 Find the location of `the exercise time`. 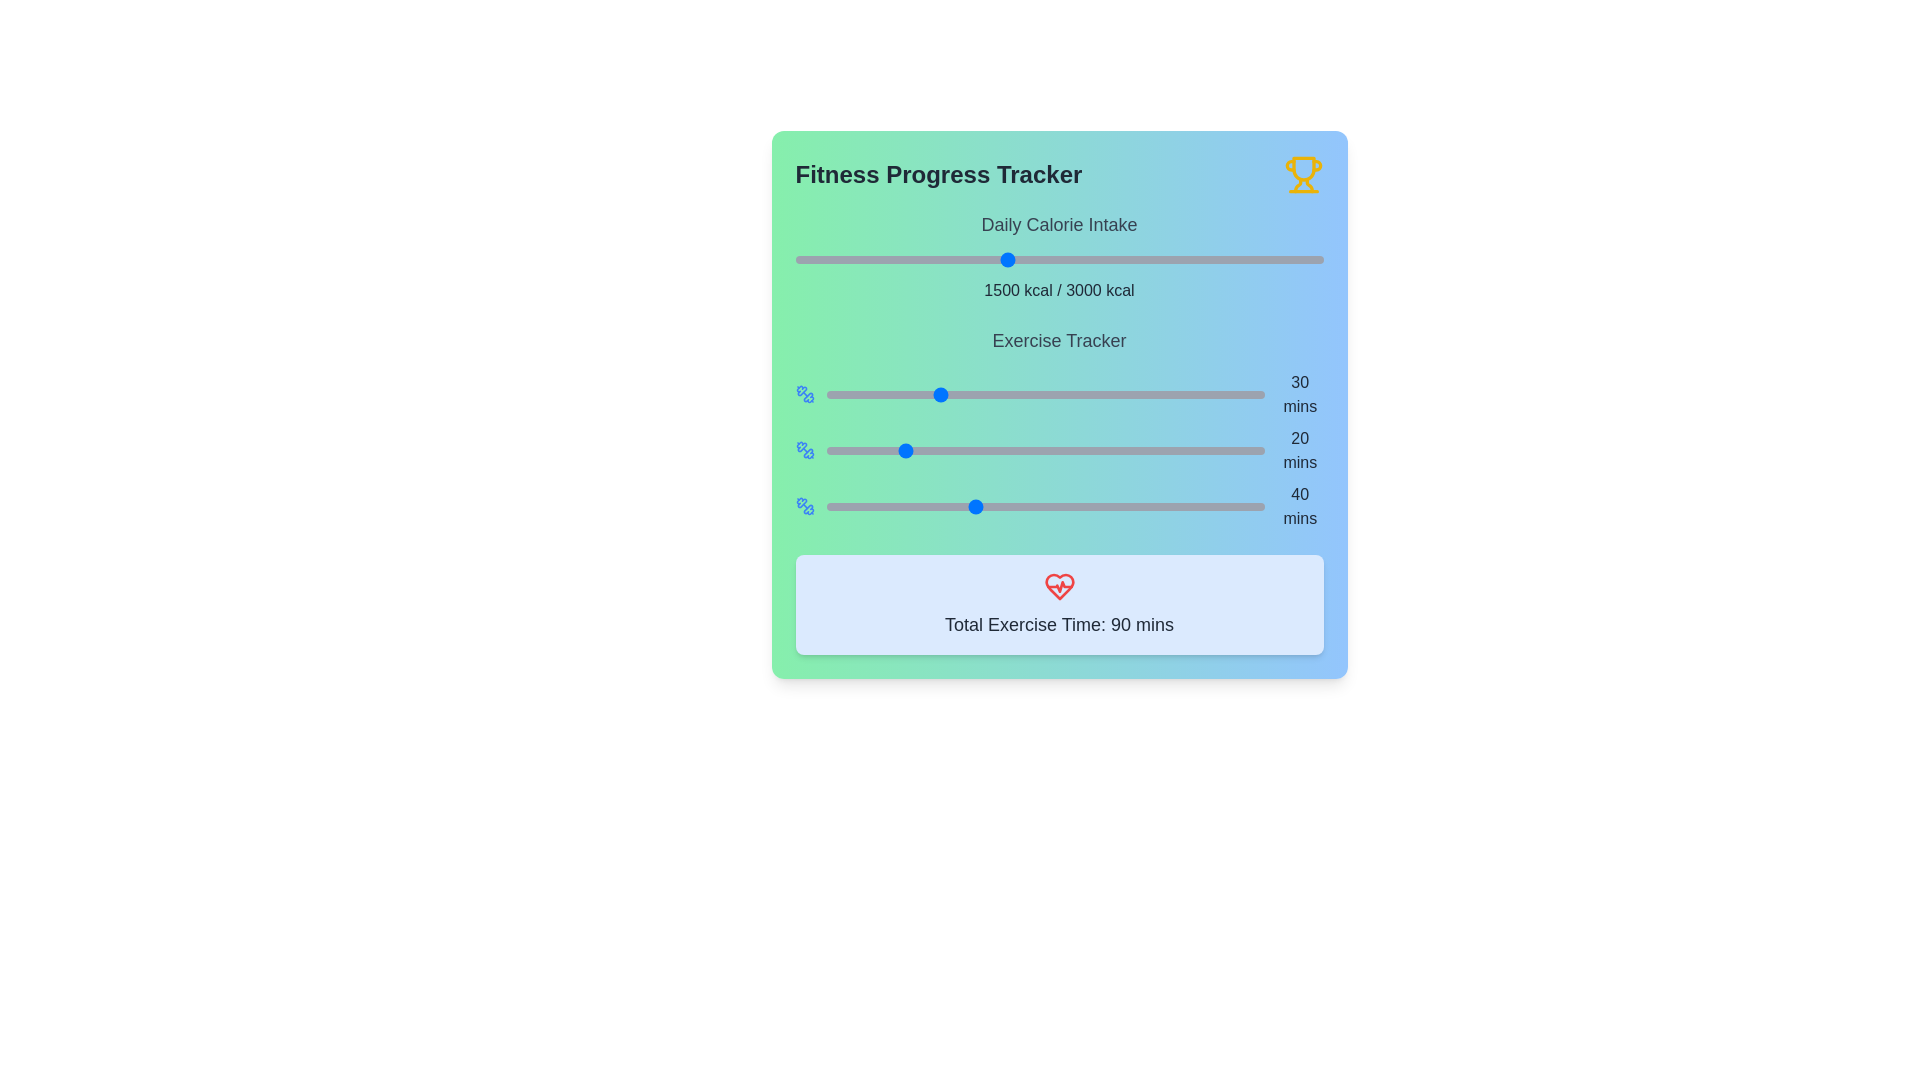

the exercise time is located at coordinates (859, 394).